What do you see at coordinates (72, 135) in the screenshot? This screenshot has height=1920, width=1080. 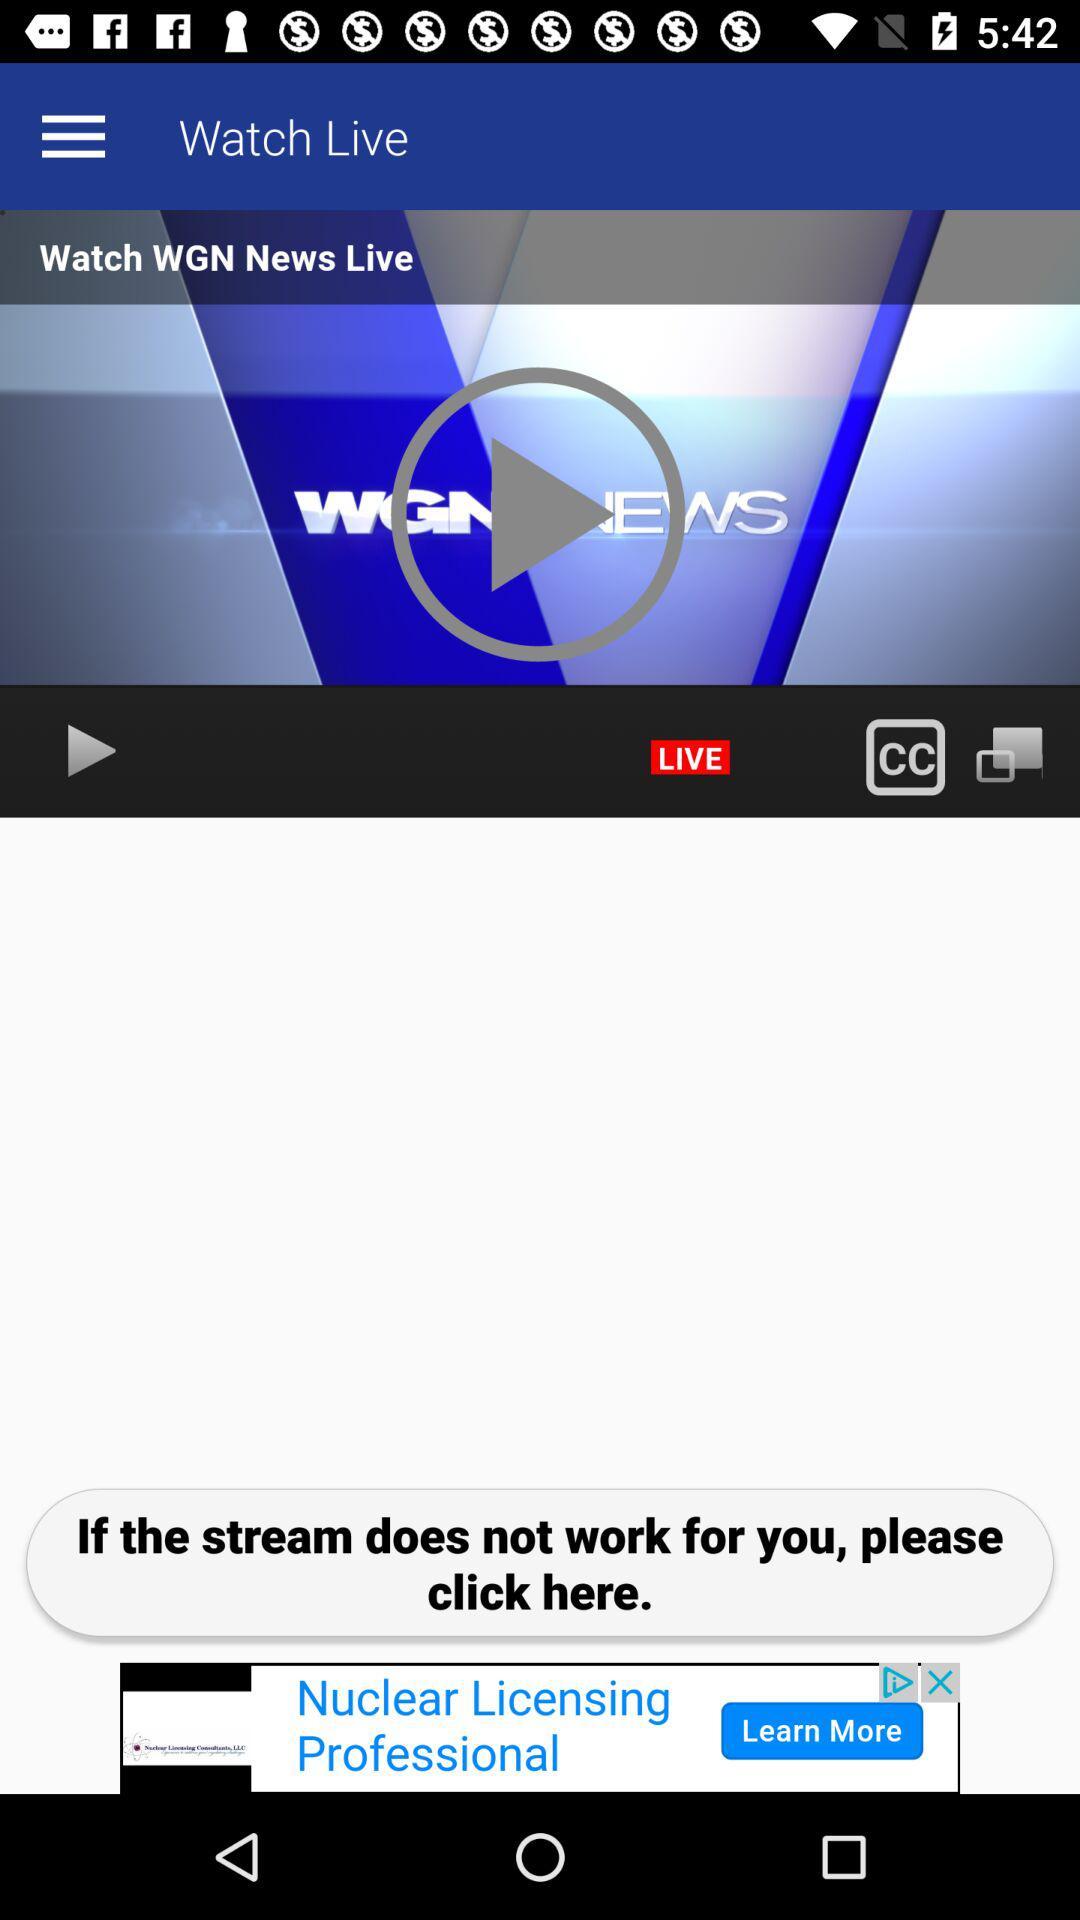 I see `menu` at bounding box center [72, 135].